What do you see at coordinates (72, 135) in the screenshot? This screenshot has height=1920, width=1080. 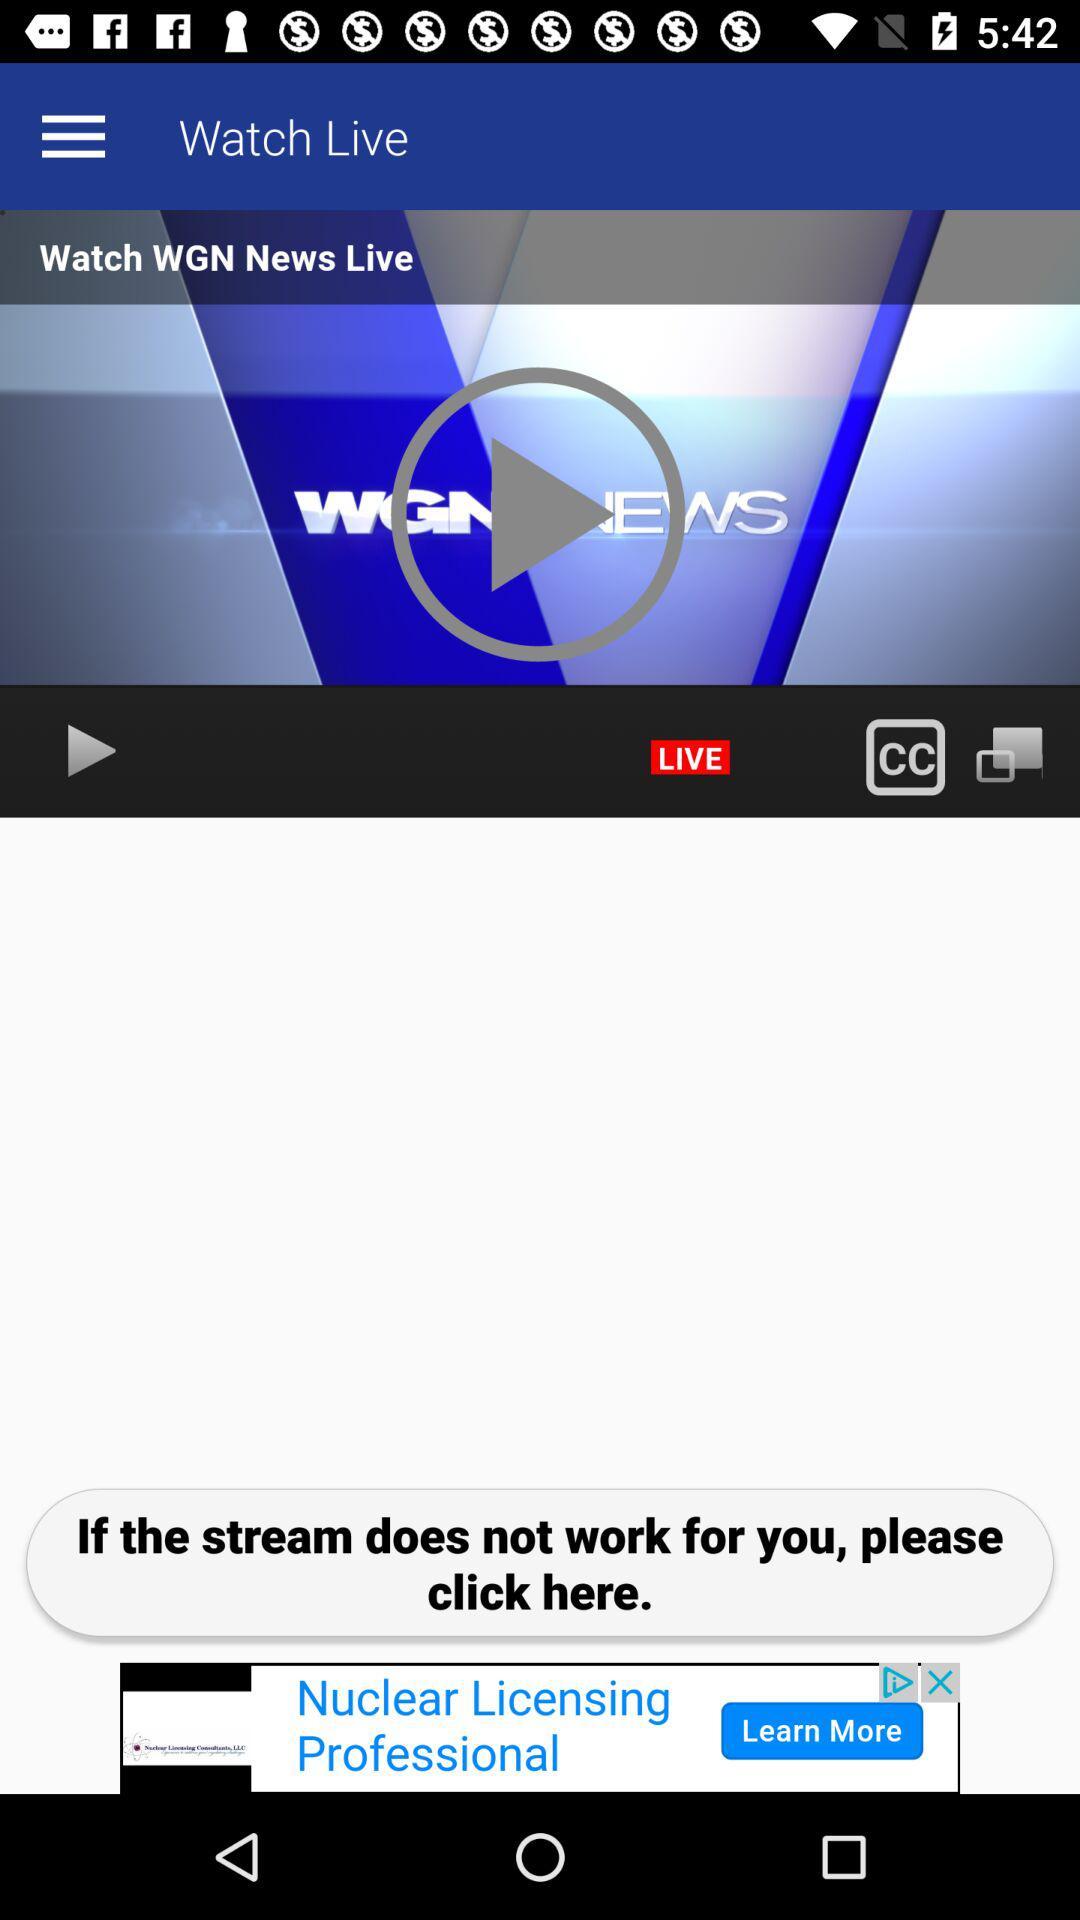 I see `menu` at bounding box center [72, 135].